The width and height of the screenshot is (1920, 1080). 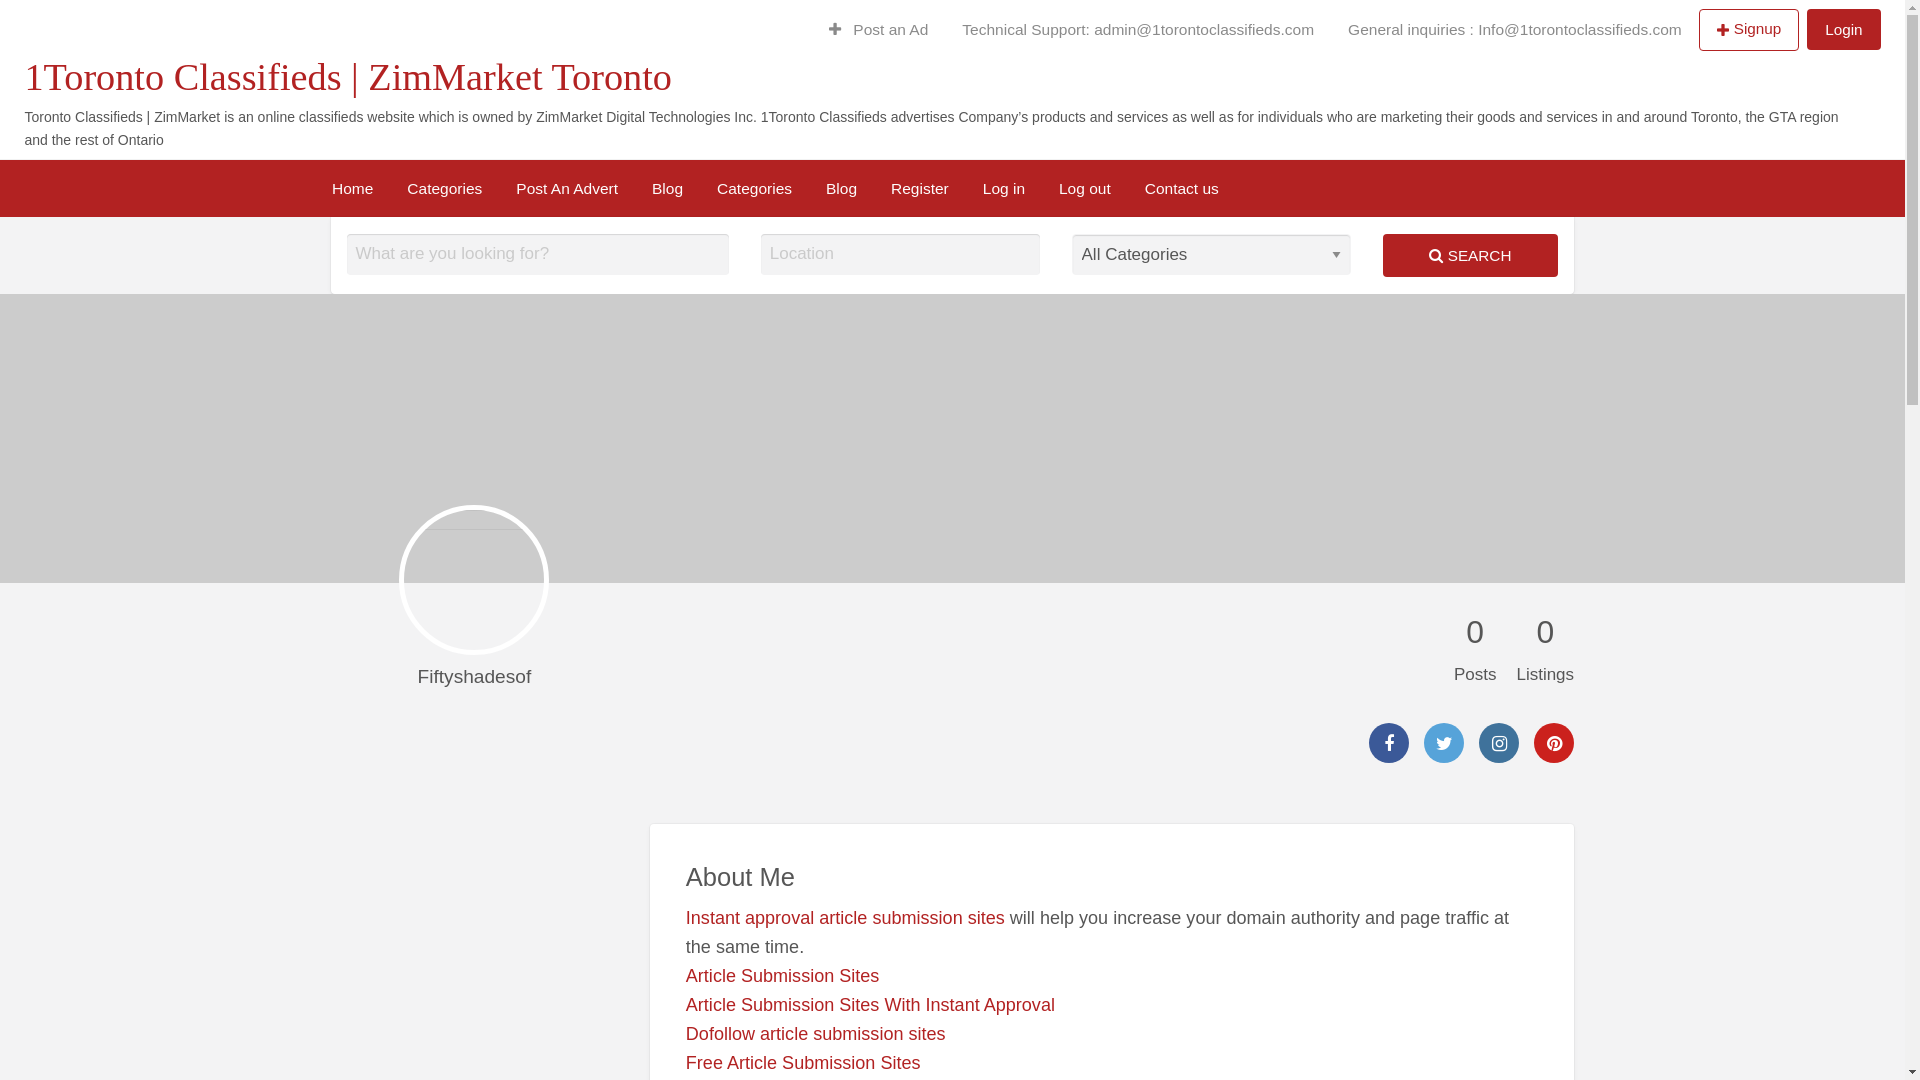 What do you see at coordinates (1181, 188) in the screenshot?
I see `'Contact us'` at bounding box center [1181, 188].